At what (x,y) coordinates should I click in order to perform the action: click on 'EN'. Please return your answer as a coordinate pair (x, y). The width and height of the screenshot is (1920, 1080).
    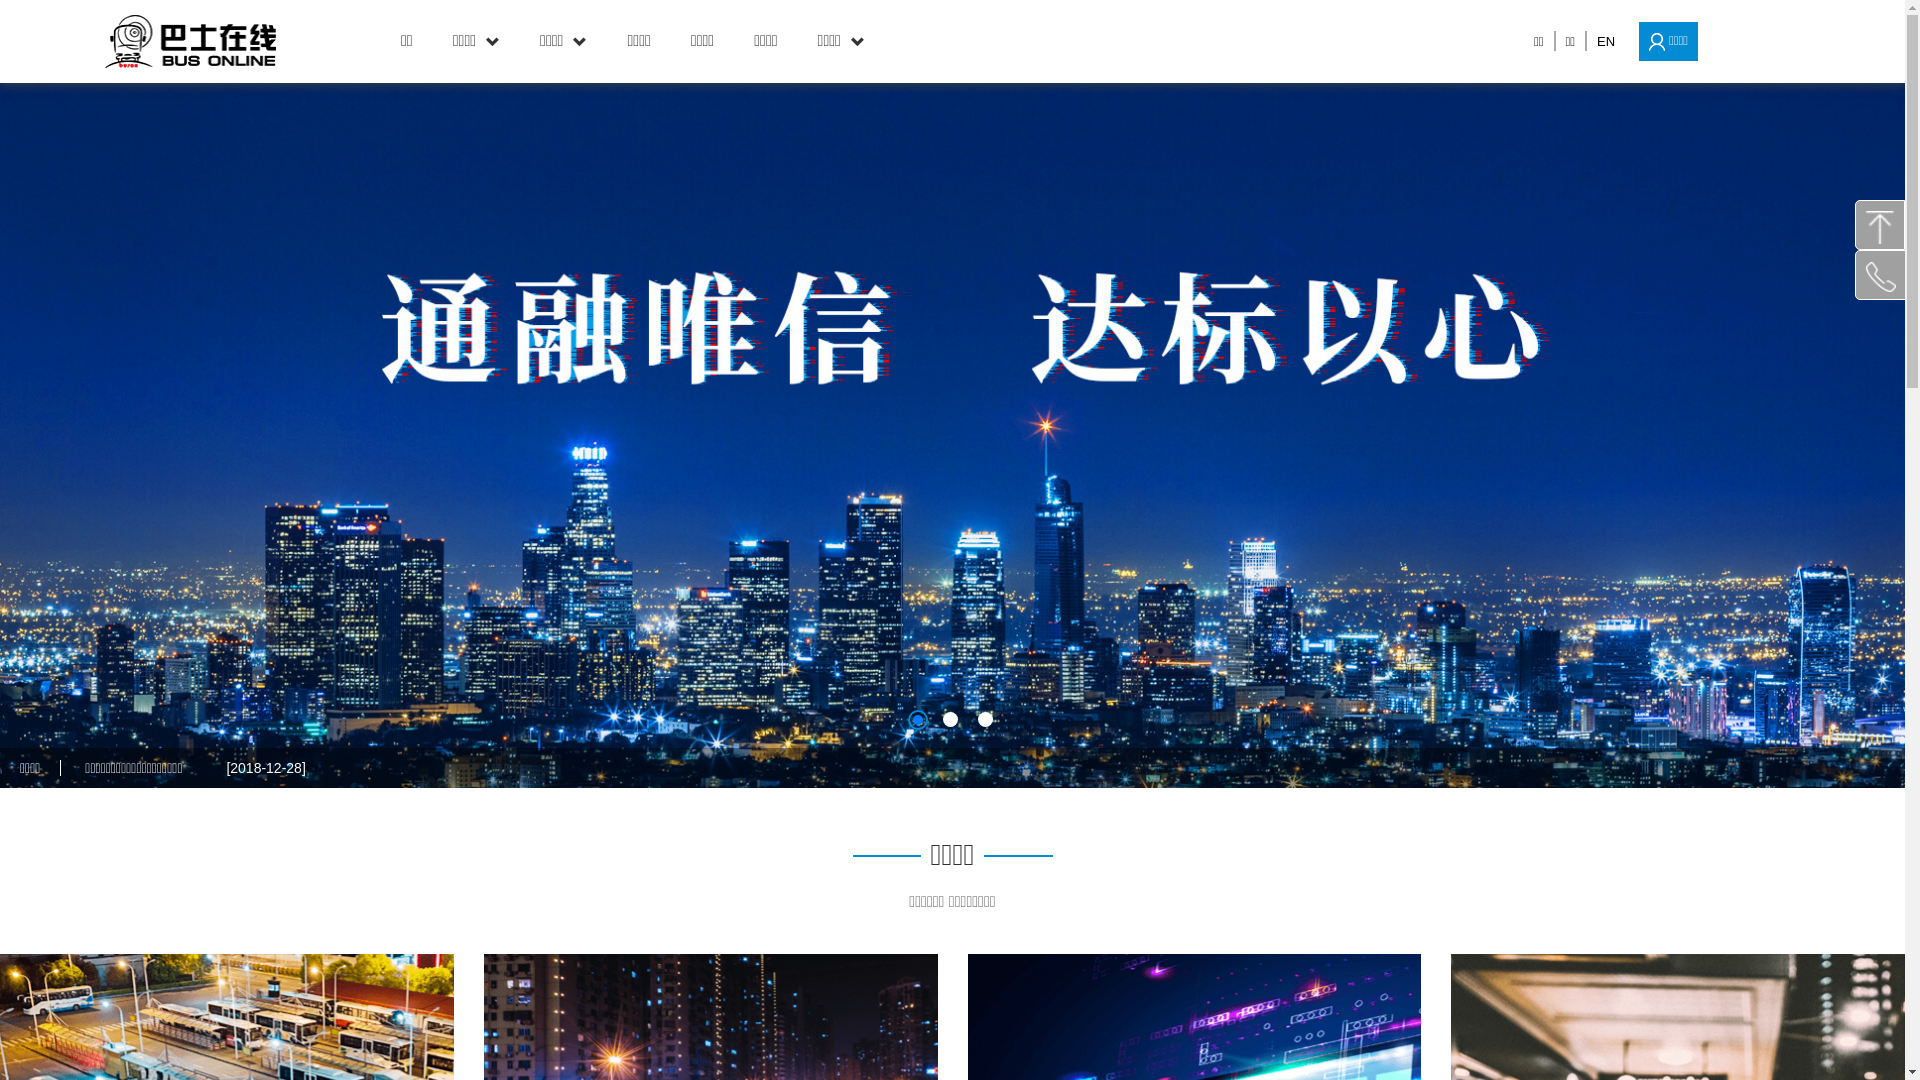
    Looking at the image, I should click on (1606, 41).